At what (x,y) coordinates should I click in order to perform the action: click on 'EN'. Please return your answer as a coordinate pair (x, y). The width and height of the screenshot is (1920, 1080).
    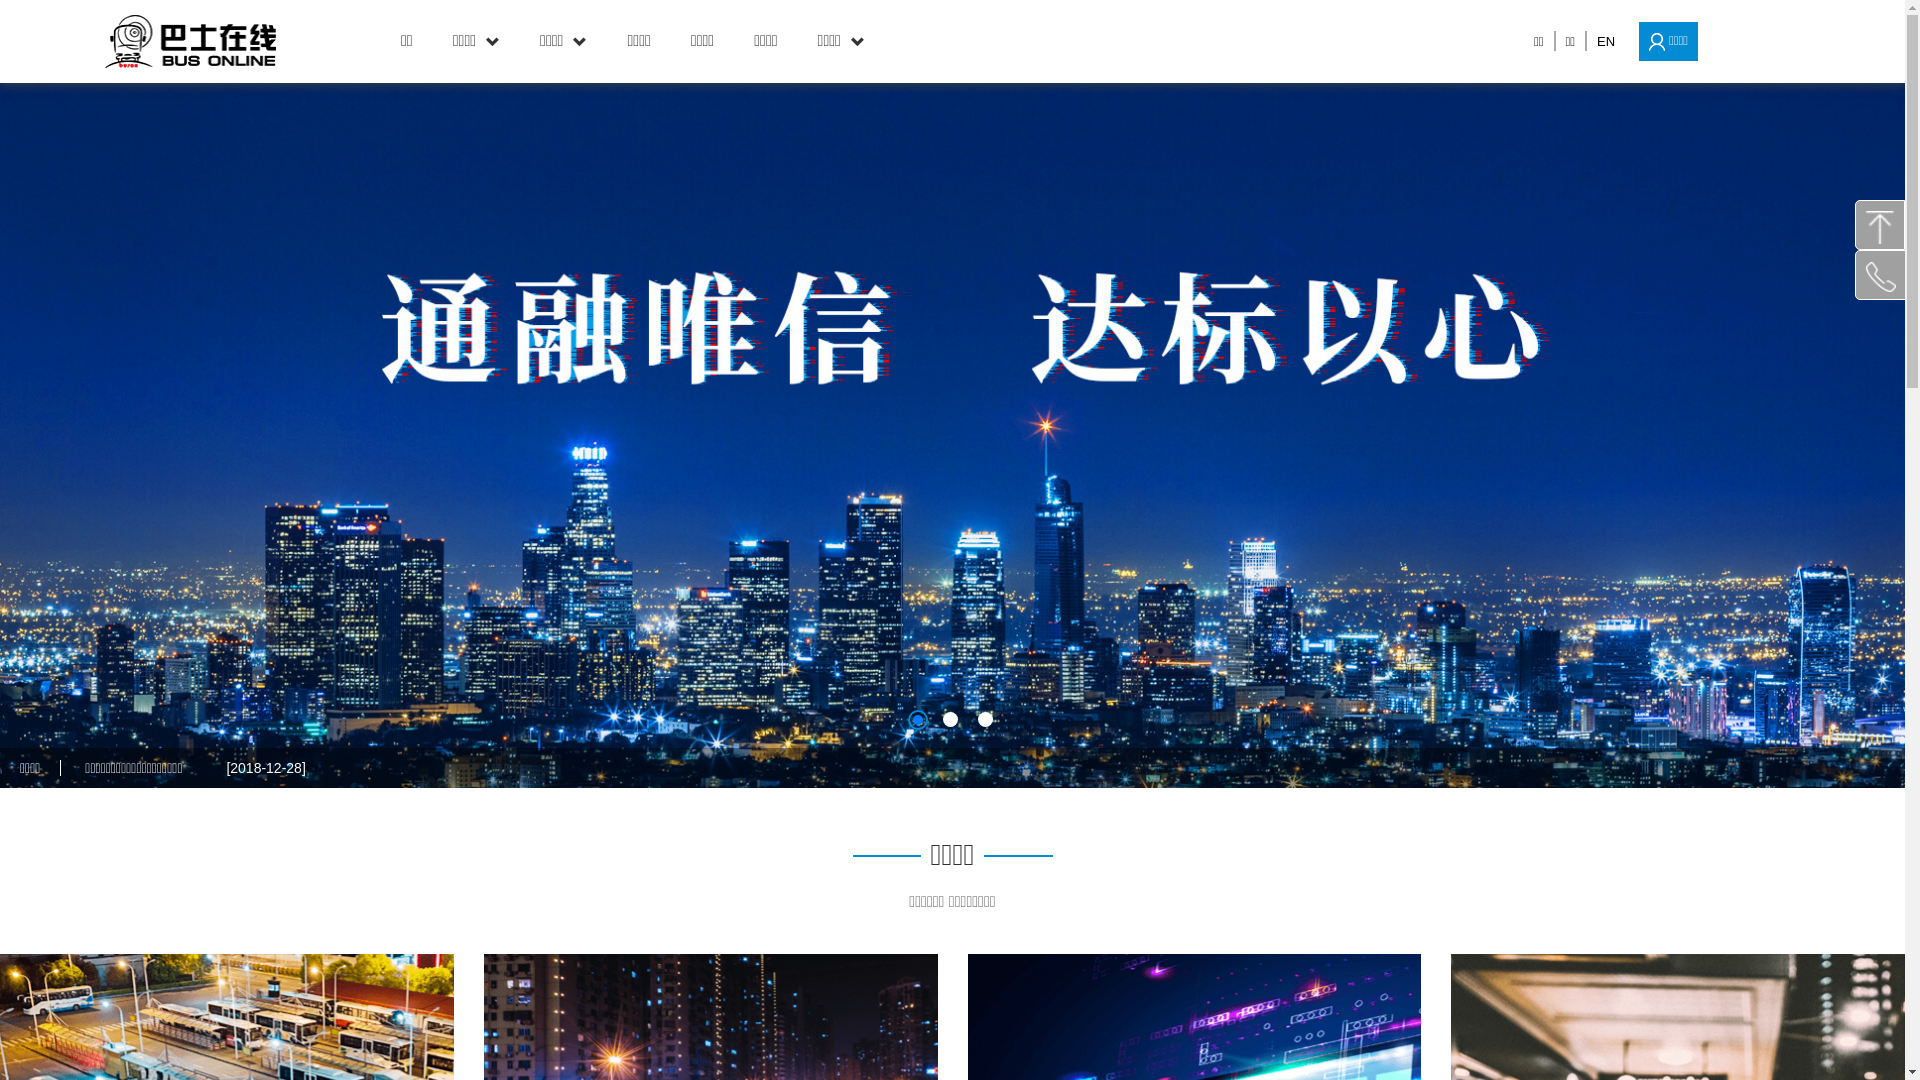
    Looking at the image, I should click on (1606, 41).